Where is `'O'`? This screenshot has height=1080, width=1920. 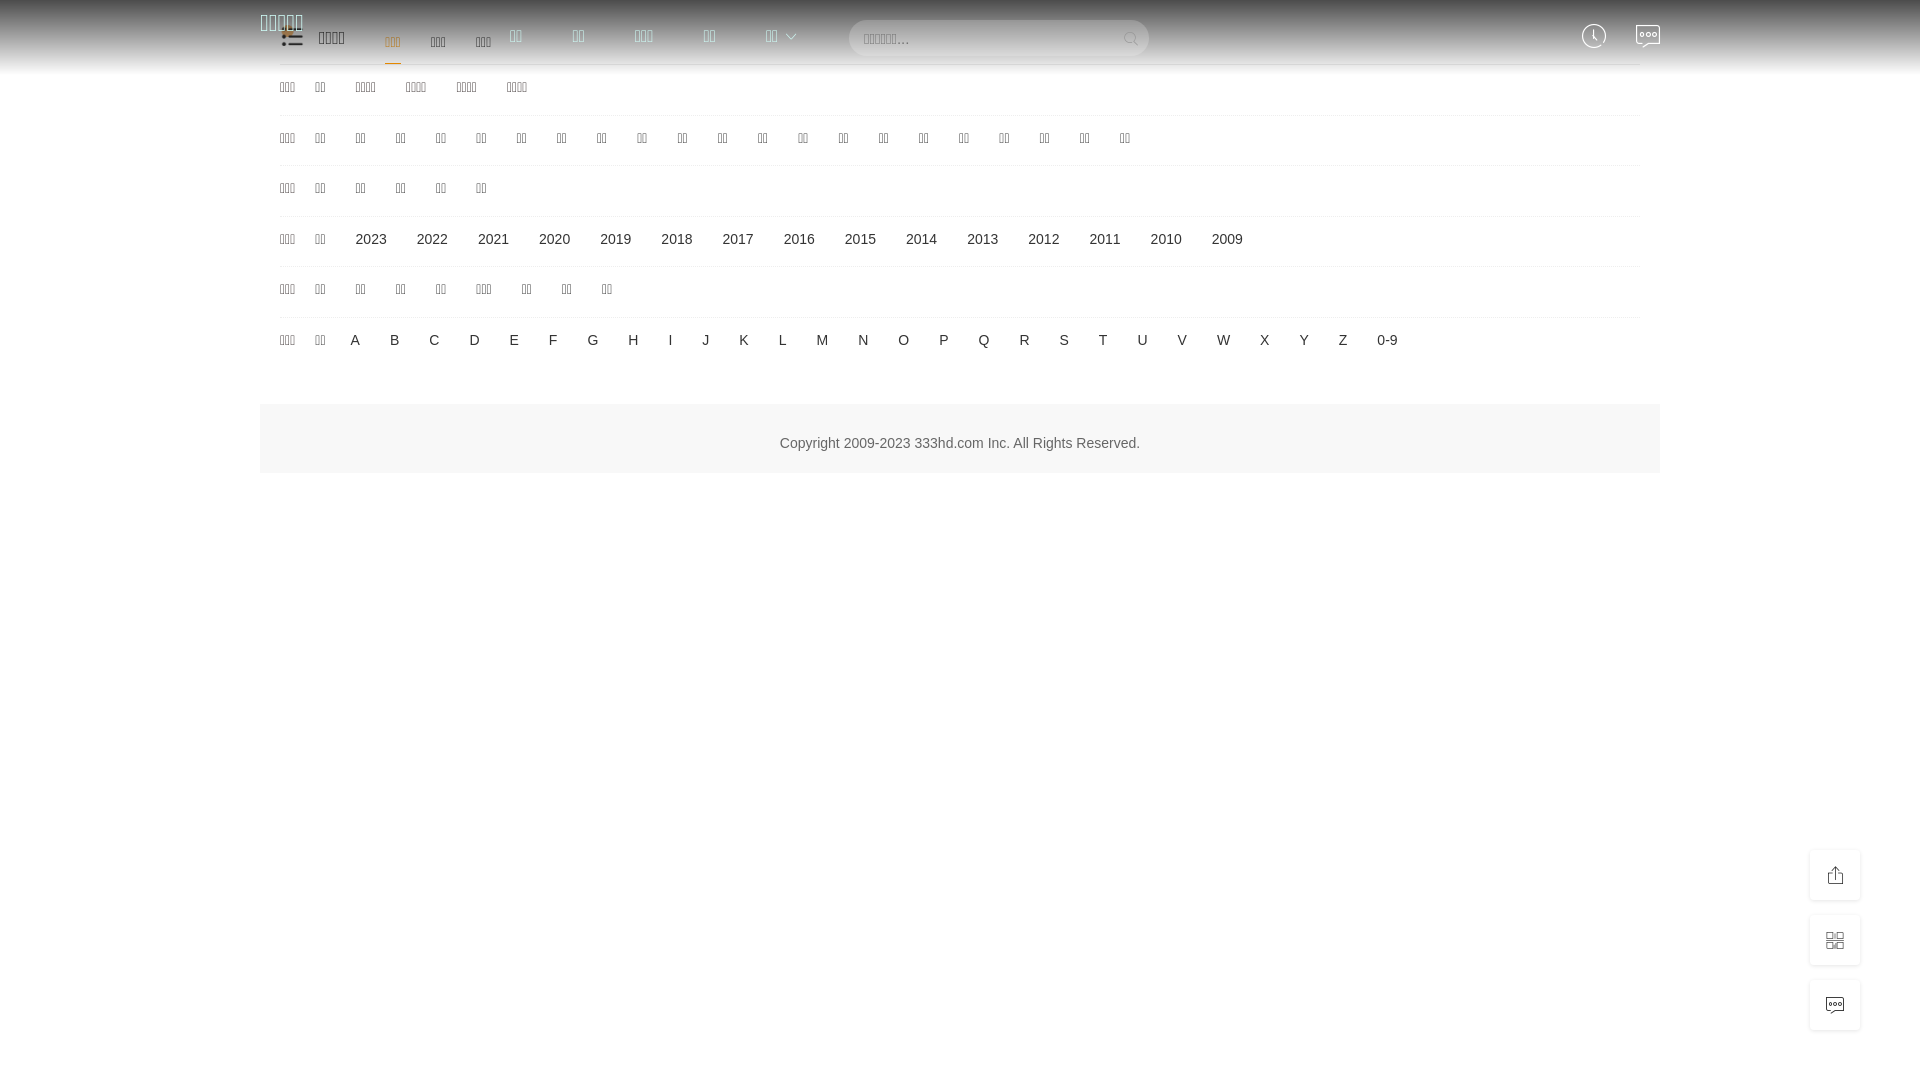
'O' is located at coordinates (891, 339).